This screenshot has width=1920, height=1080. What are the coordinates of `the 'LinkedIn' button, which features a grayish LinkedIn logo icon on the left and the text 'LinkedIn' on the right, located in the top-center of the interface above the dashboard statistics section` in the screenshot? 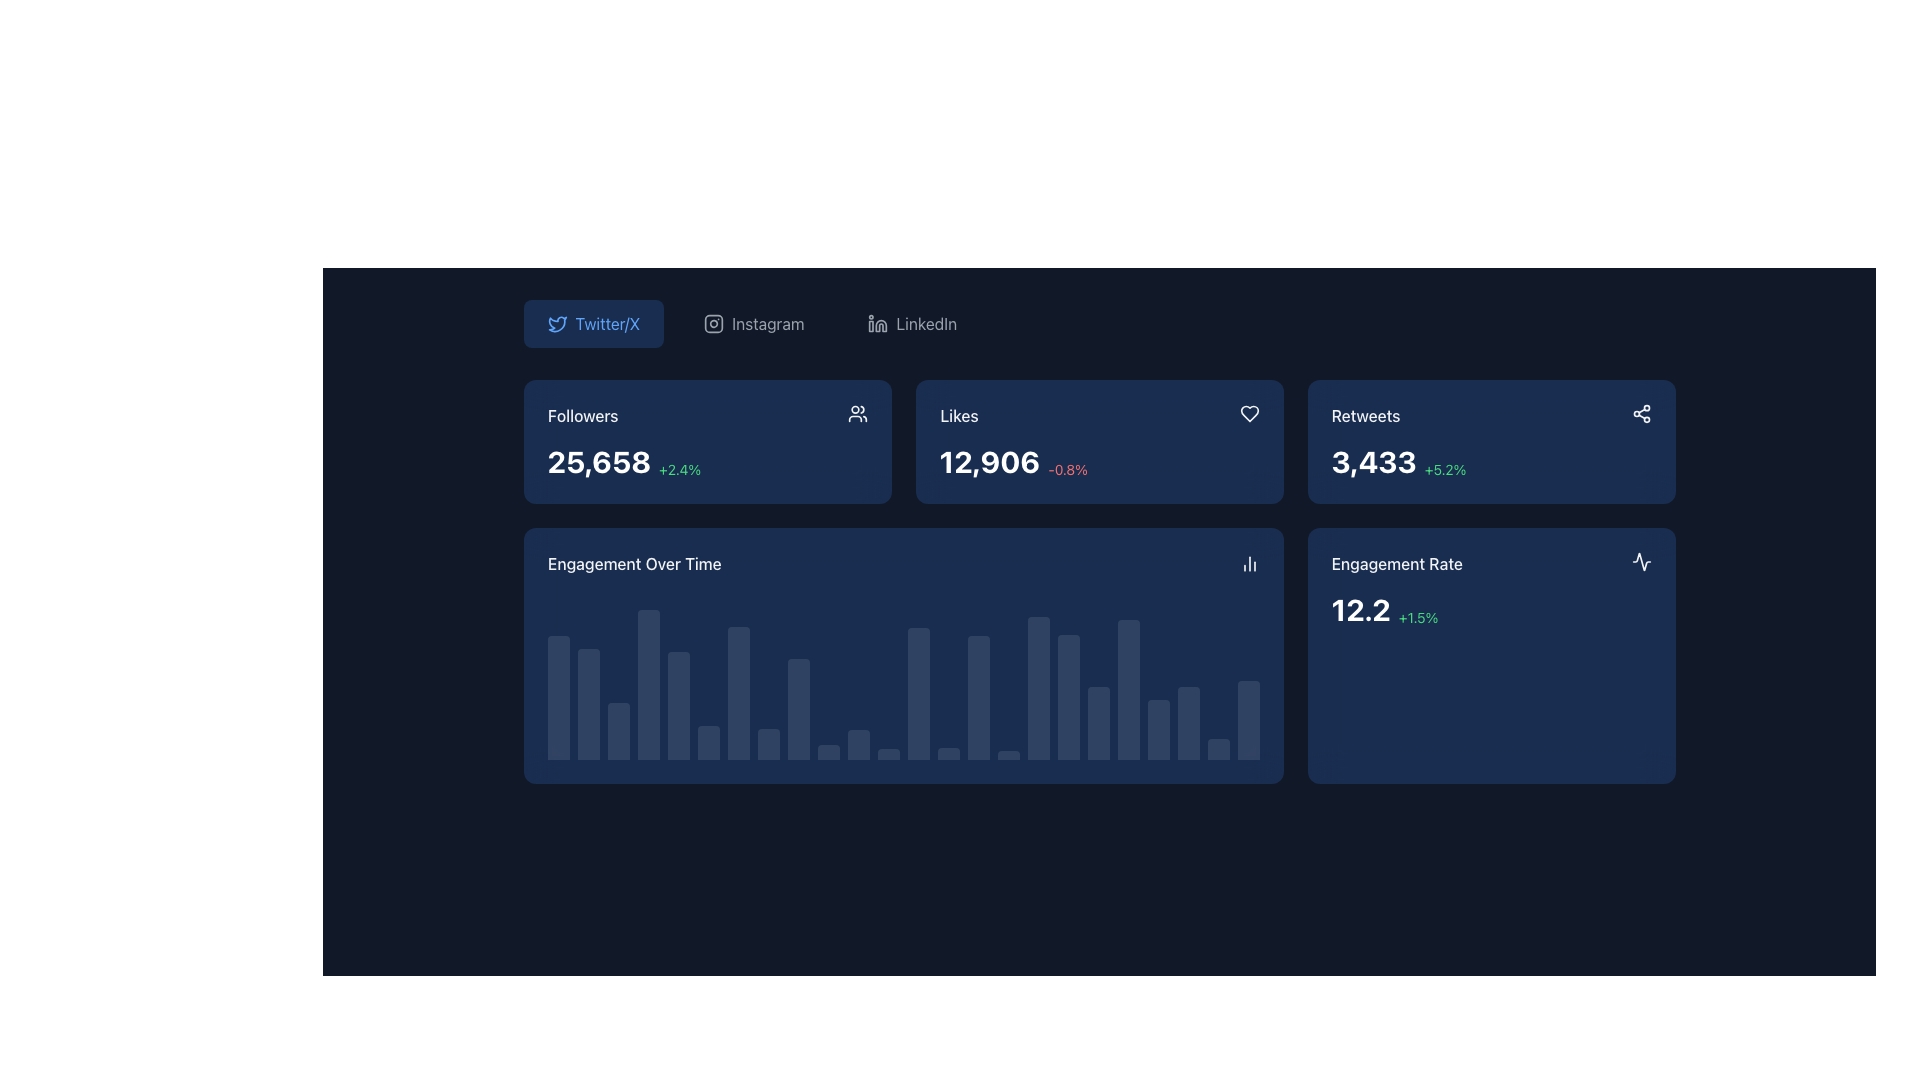 It's located at (911, 323).